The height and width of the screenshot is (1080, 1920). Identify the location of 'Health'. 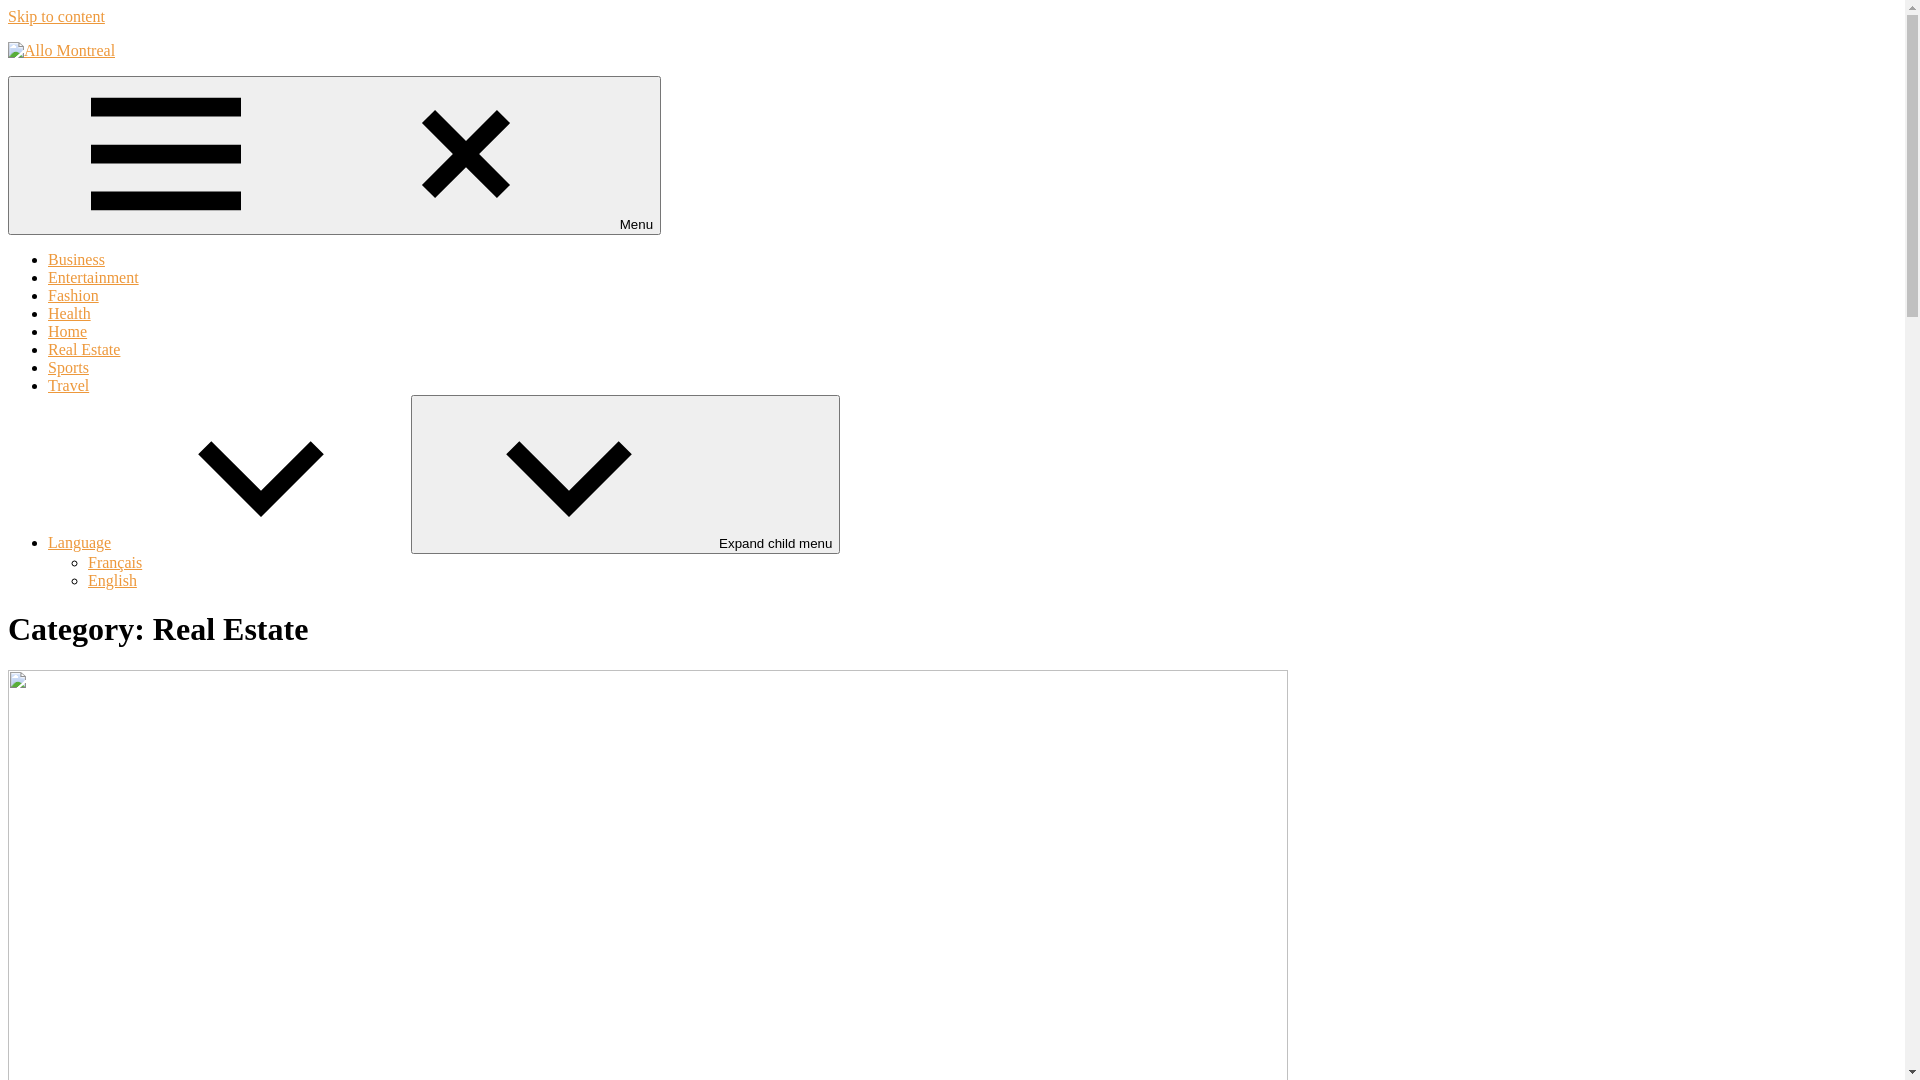
(69, 313).